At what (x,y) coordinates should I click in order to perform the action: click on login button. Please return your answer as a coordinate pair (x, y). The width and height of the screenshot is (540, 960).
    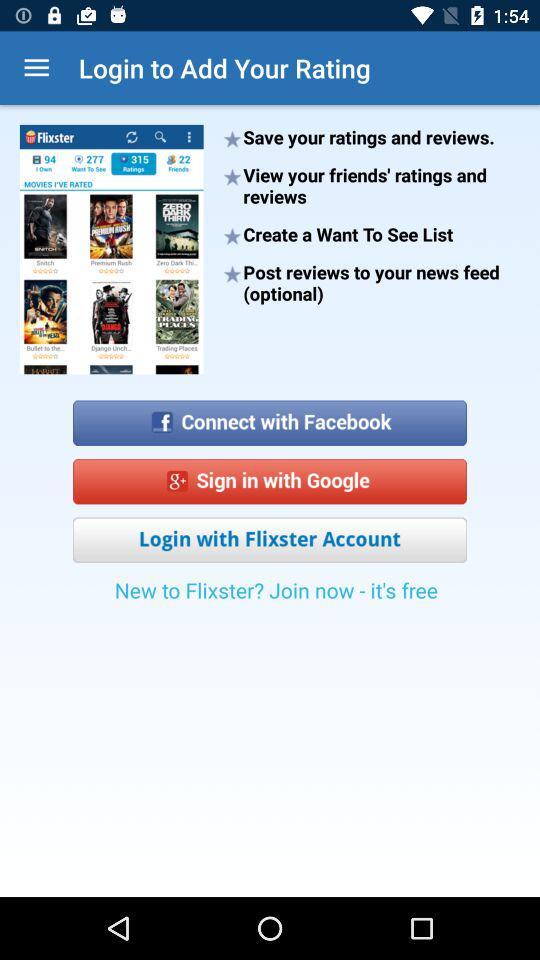
    Looking at the image, I should click on (270, 539).